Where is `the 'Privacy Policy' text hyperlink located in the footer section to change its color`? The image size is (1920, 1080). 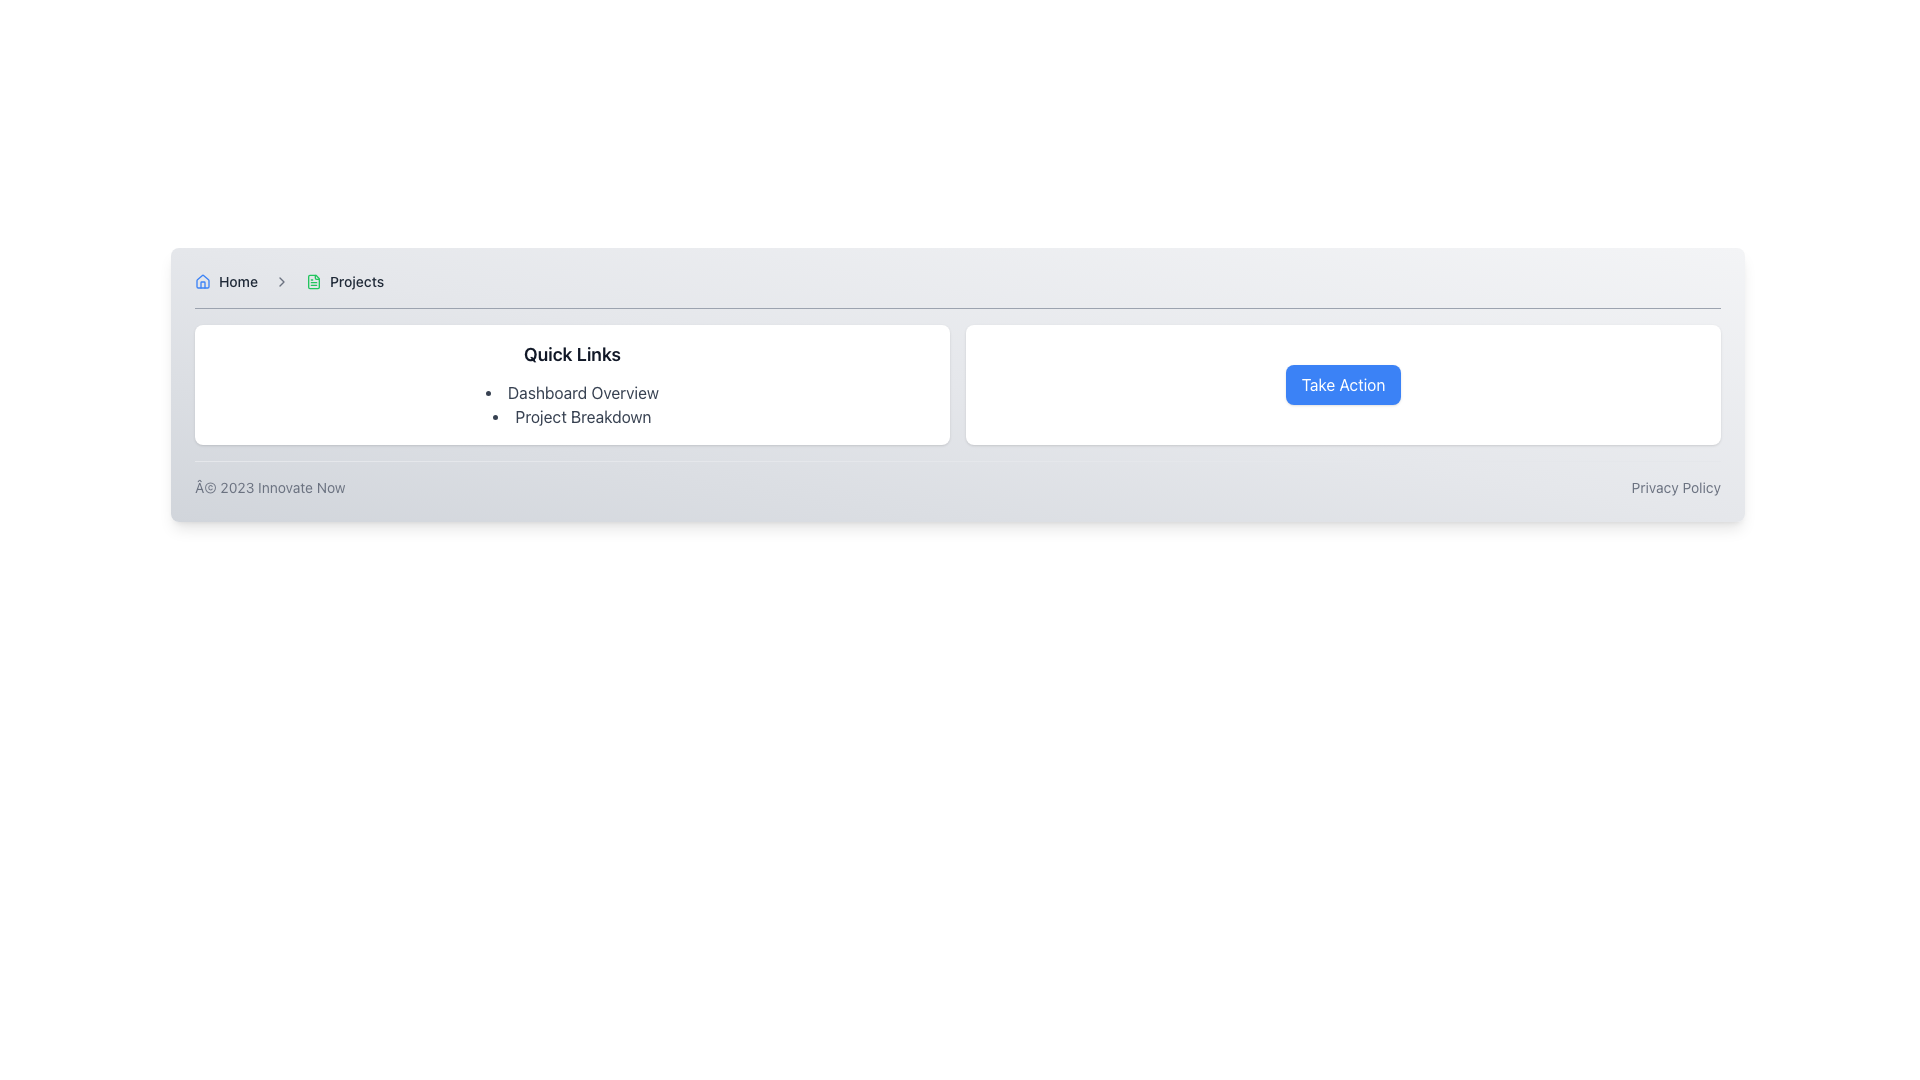
the 'Privacy Policy' text hyperlink located in the footer section to change its color is located at coordinates (1676, 488).